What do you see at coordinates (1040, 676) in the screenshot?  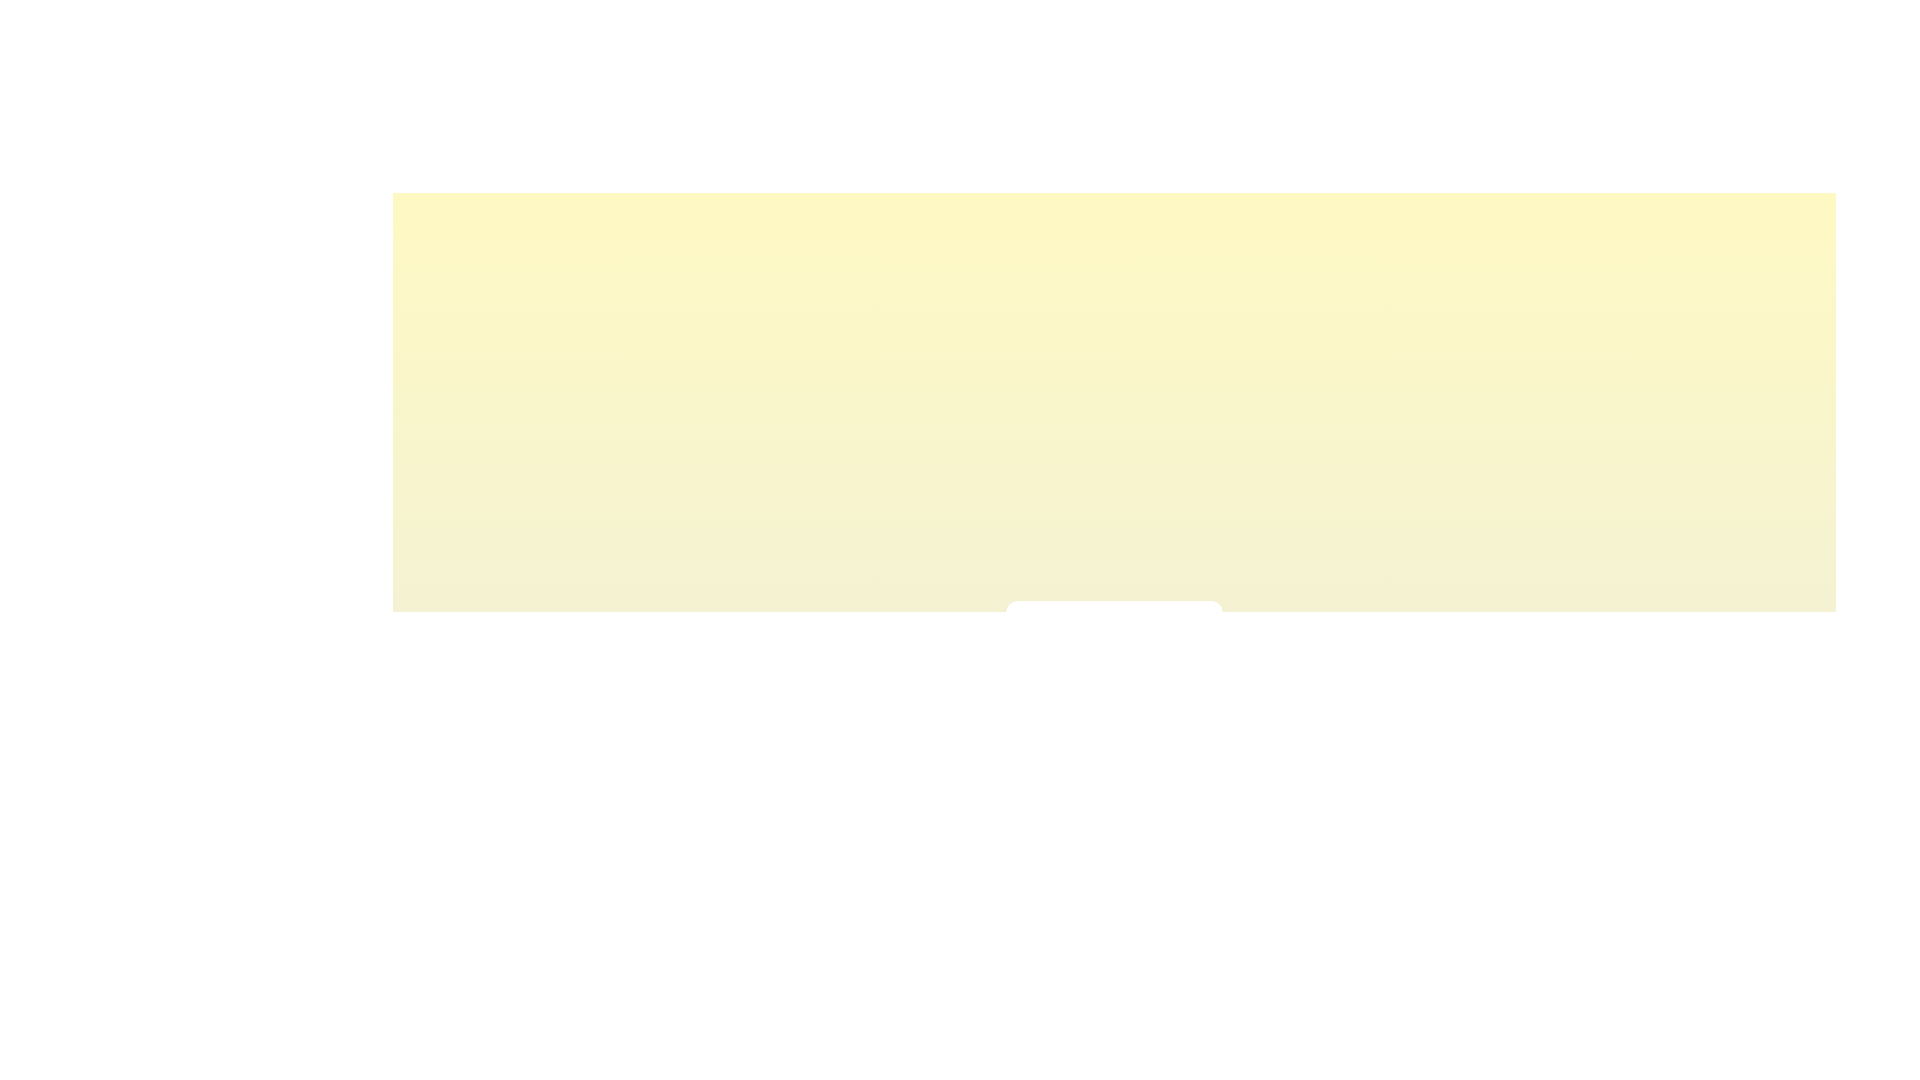 I see `the light intensity to 6% by dragging the slider` at bounding box center [1040, 676].